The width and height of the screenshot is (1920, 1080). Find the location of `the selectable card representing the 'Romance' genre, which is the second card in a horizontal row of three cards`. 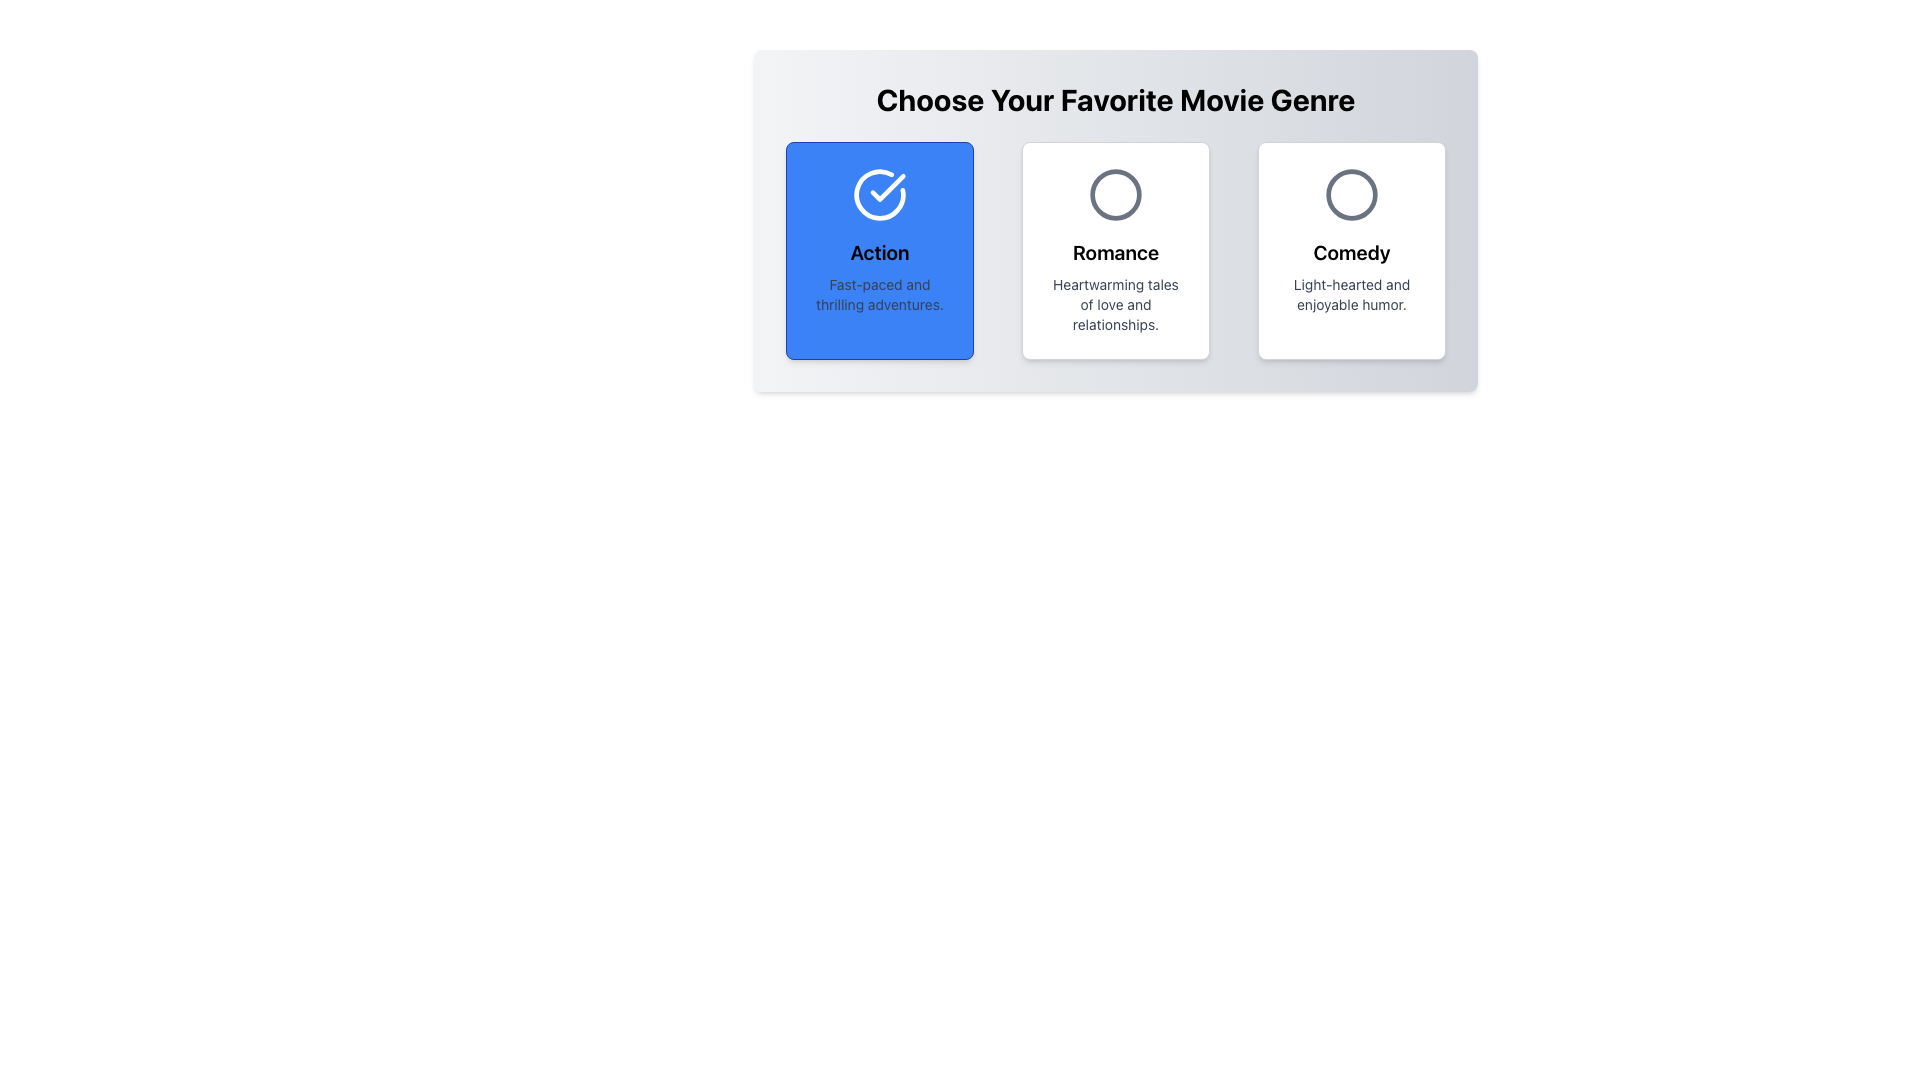

the selectable card representing the 'Romance' genre, which is the second card in a horizontal row of three cards is located at coordinates (1115, 249).